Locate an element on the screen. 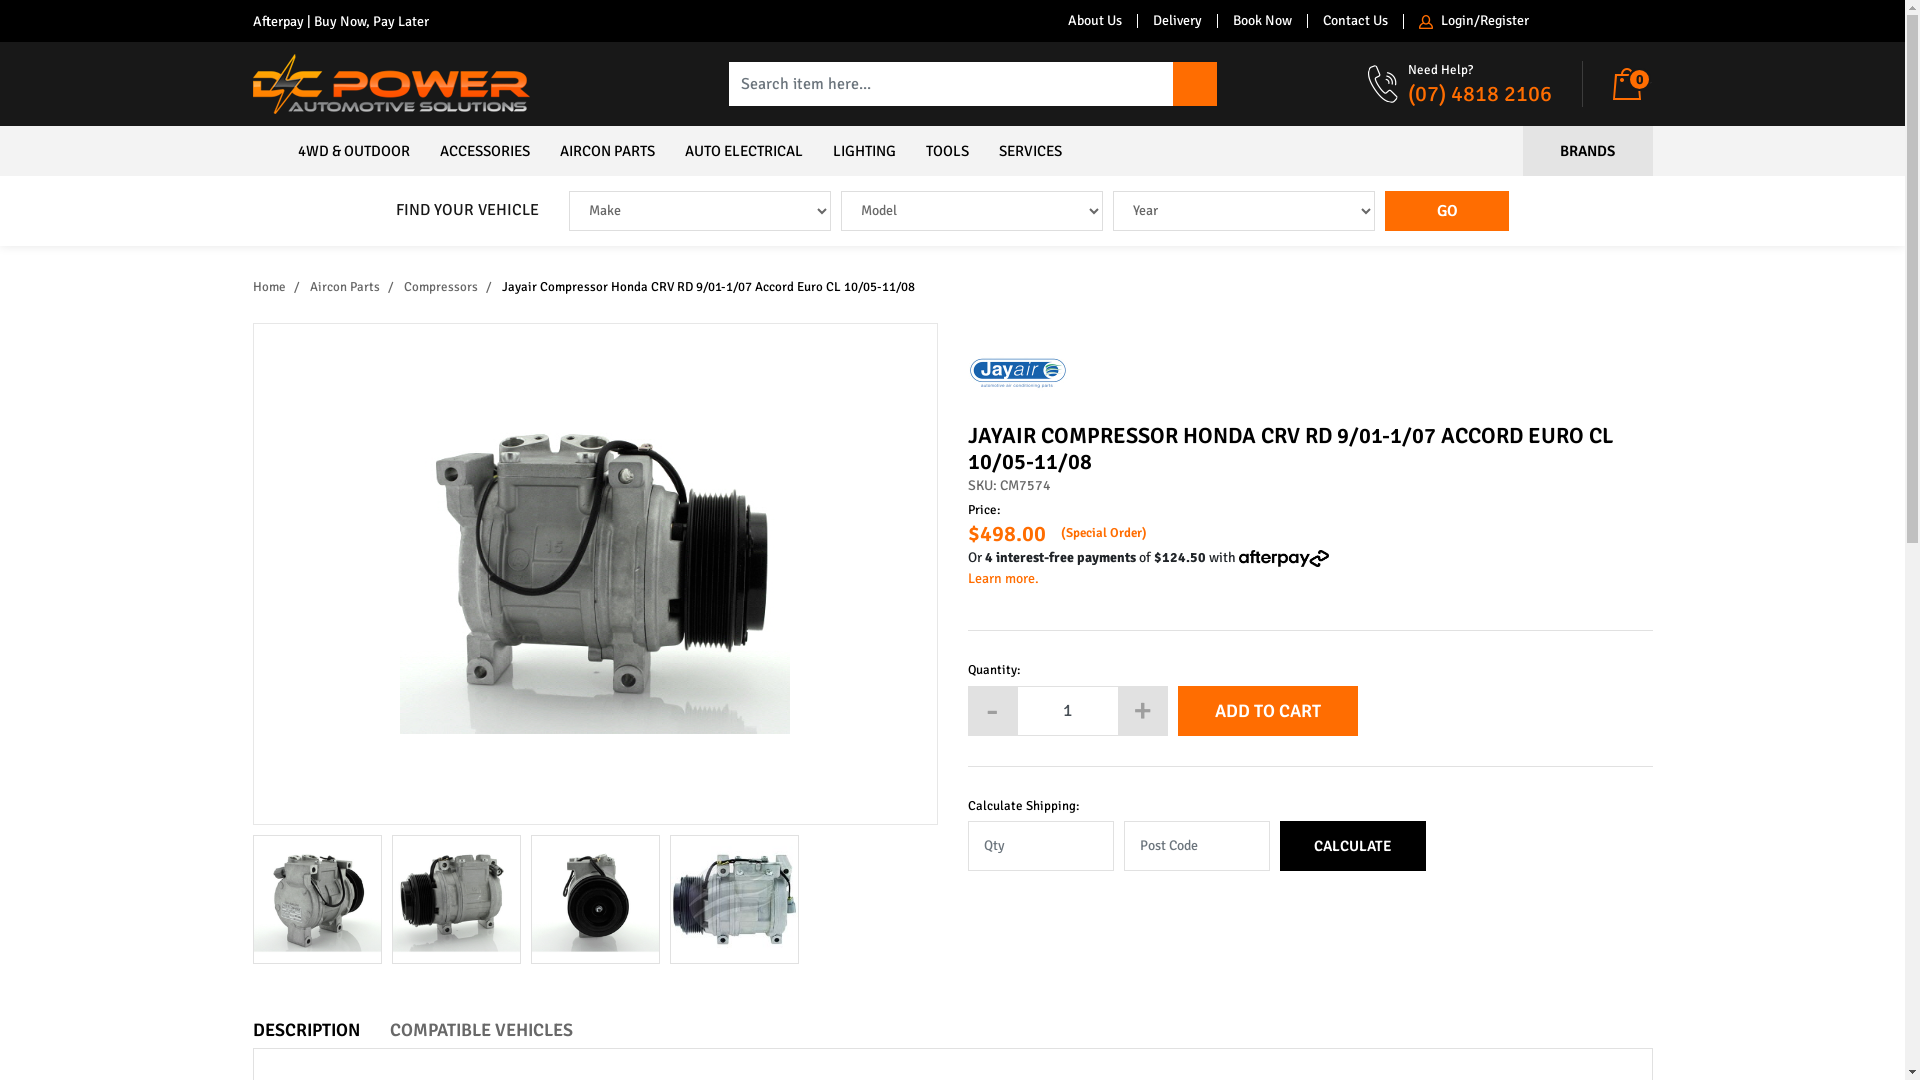 The image size is (1920, 1080). 'Book Now' is located at coordinates (1260, 20).